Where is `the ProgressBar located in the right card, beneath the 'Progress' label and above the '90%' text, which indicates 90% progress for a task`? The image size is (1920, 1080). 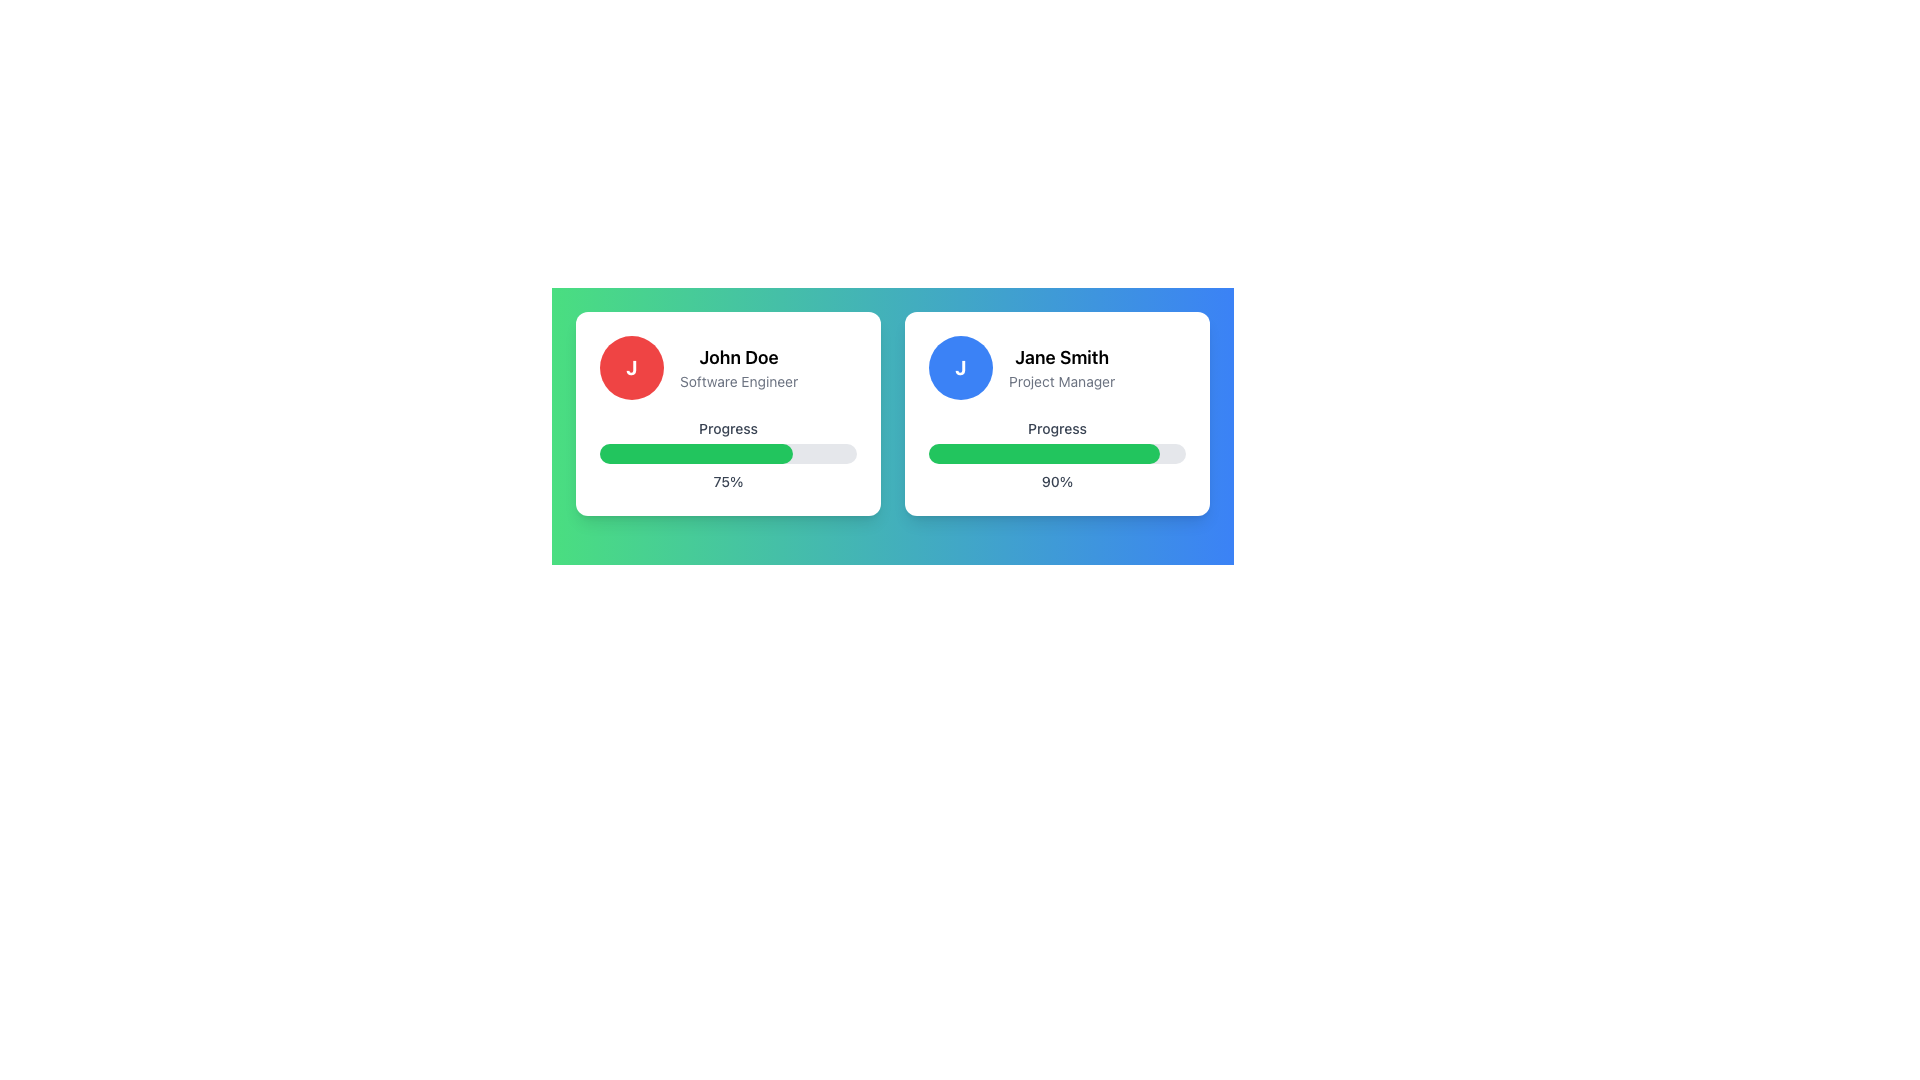 the ProgressBar located in the right card, beneath the 'Progress' label and above the '90%' text, which indicates 90% progress for a task is located at coordinates (1043, 454).